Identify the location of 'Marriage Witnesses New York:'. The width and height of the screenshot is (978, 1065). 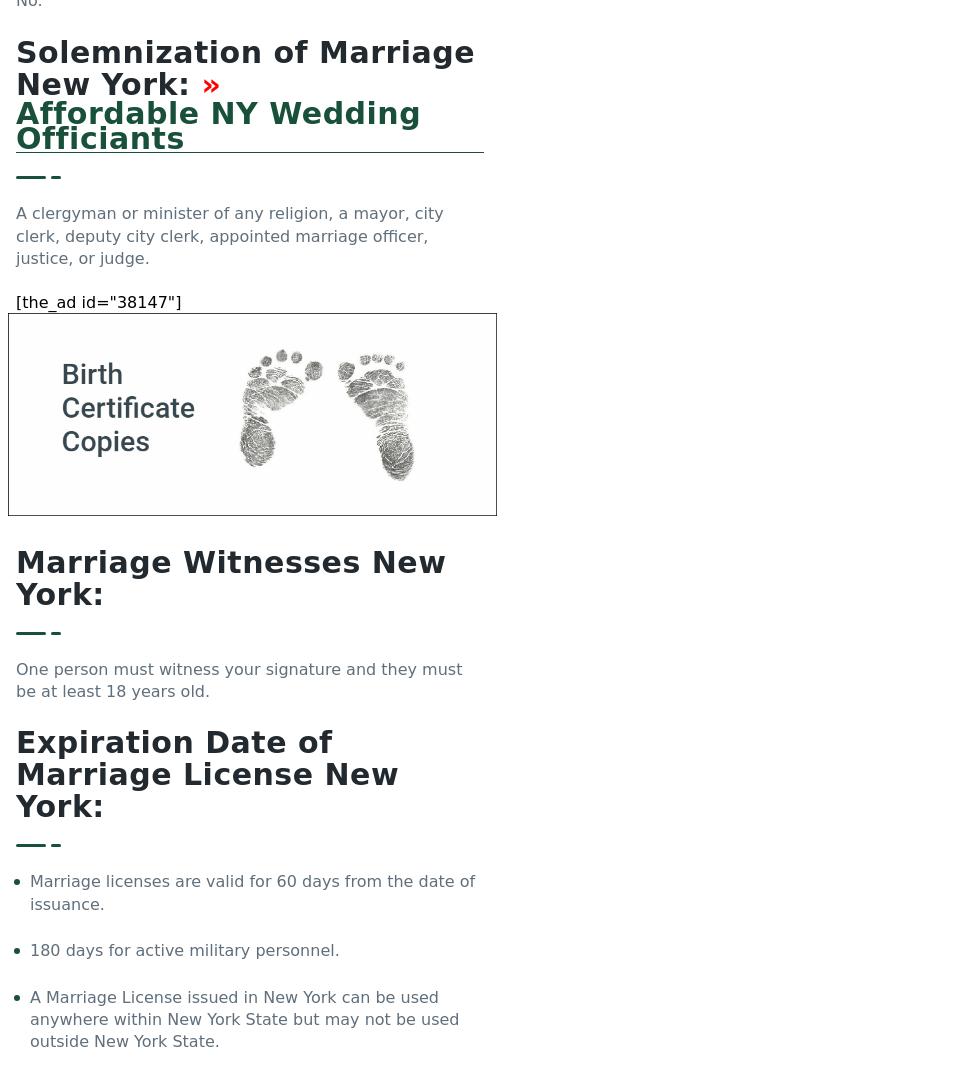
(231, 577).